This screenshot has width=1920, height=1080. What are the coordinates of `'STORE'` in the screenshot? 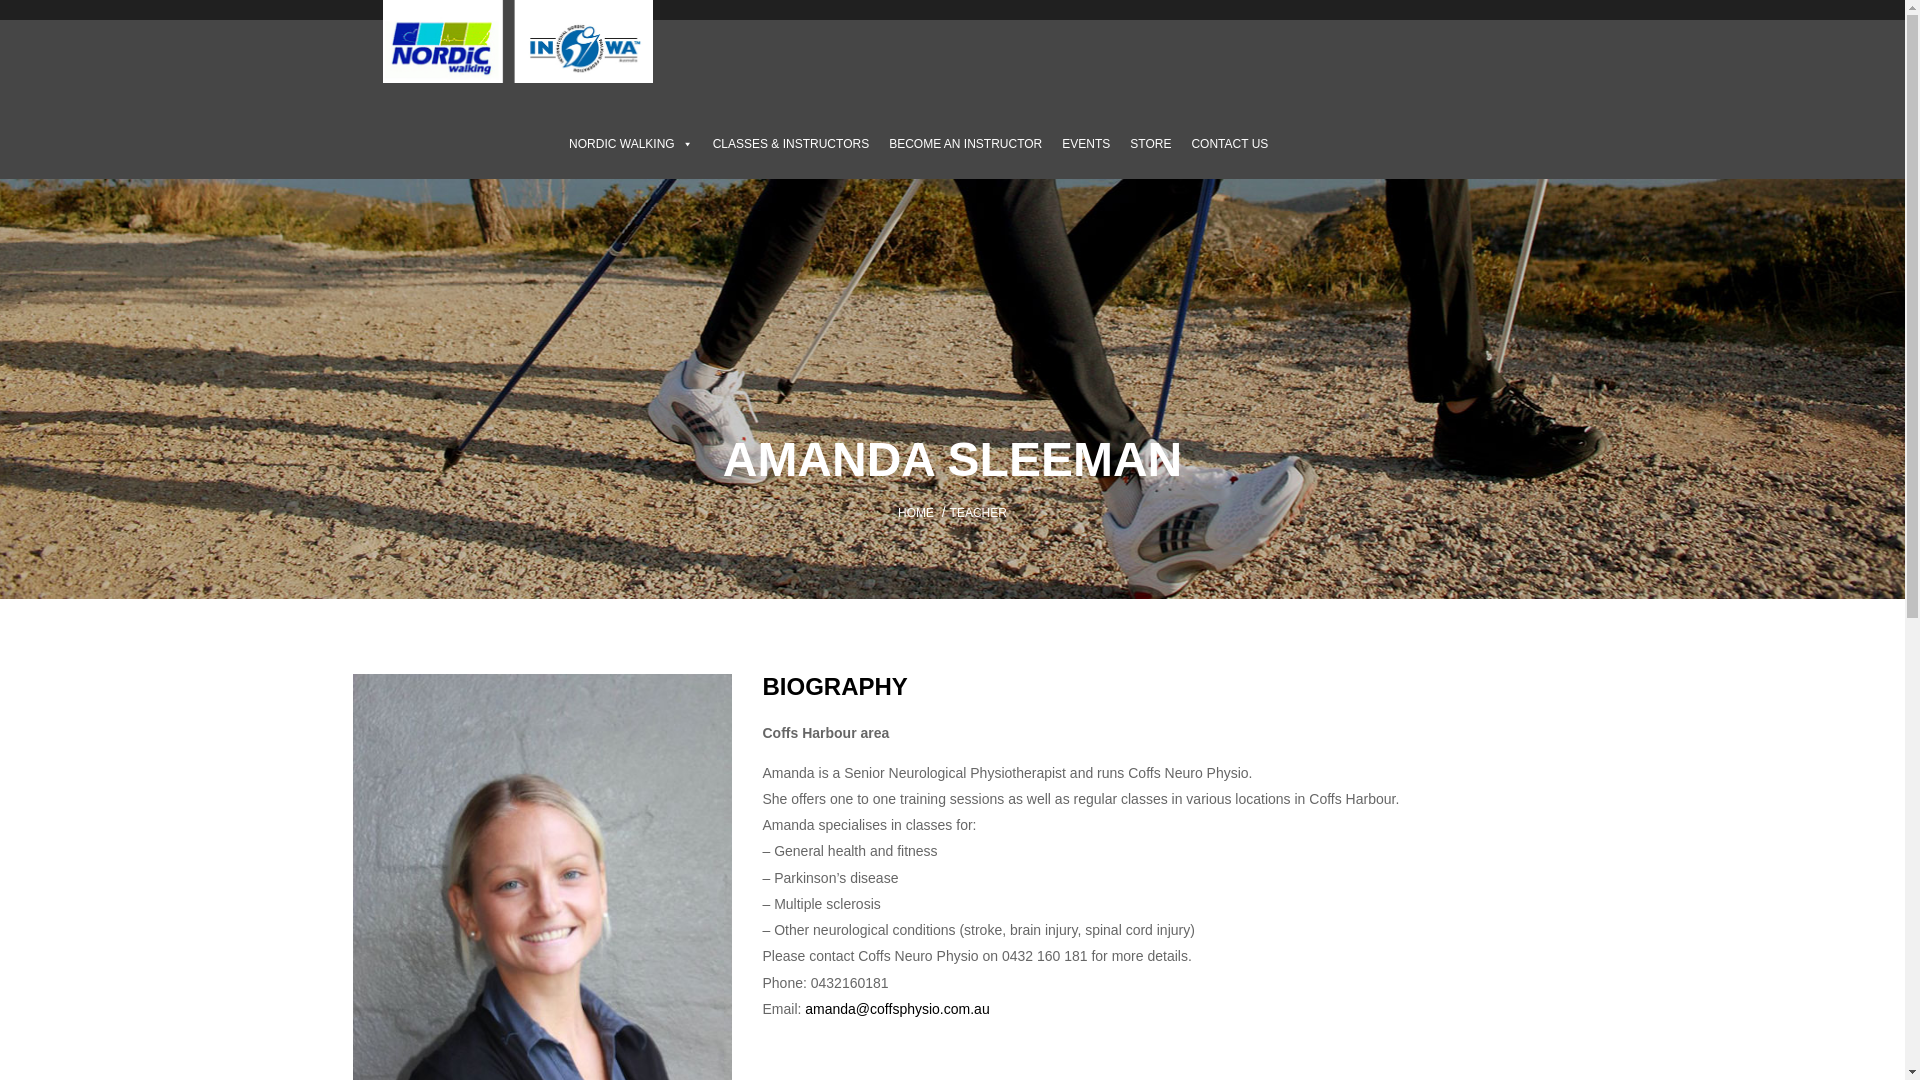 It's located at (1118, 142).